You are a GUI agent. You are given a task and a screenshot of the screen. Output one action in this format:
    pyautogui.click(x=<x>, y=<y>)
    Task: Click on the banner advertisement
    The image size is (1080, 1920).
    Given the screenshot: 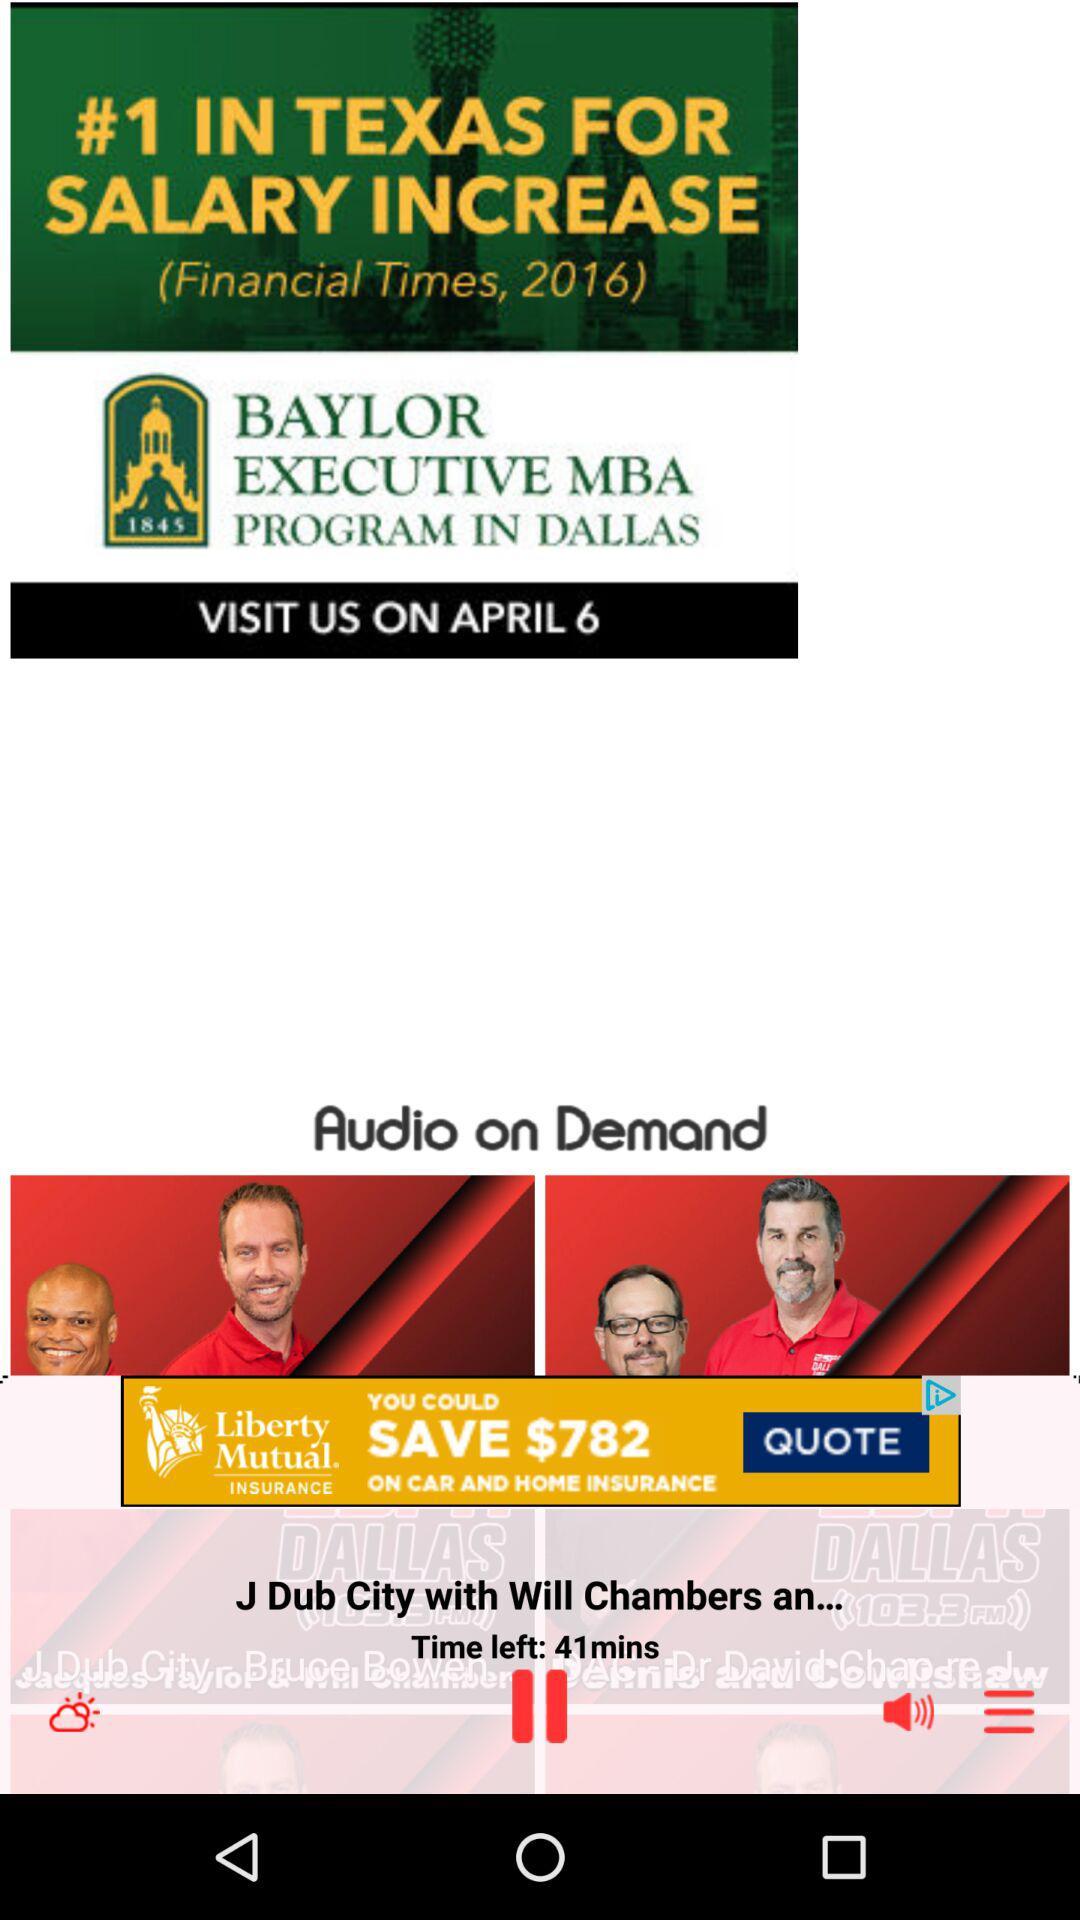 What is the action you would take?
    pyautogui.click(x=540, y=330)
    